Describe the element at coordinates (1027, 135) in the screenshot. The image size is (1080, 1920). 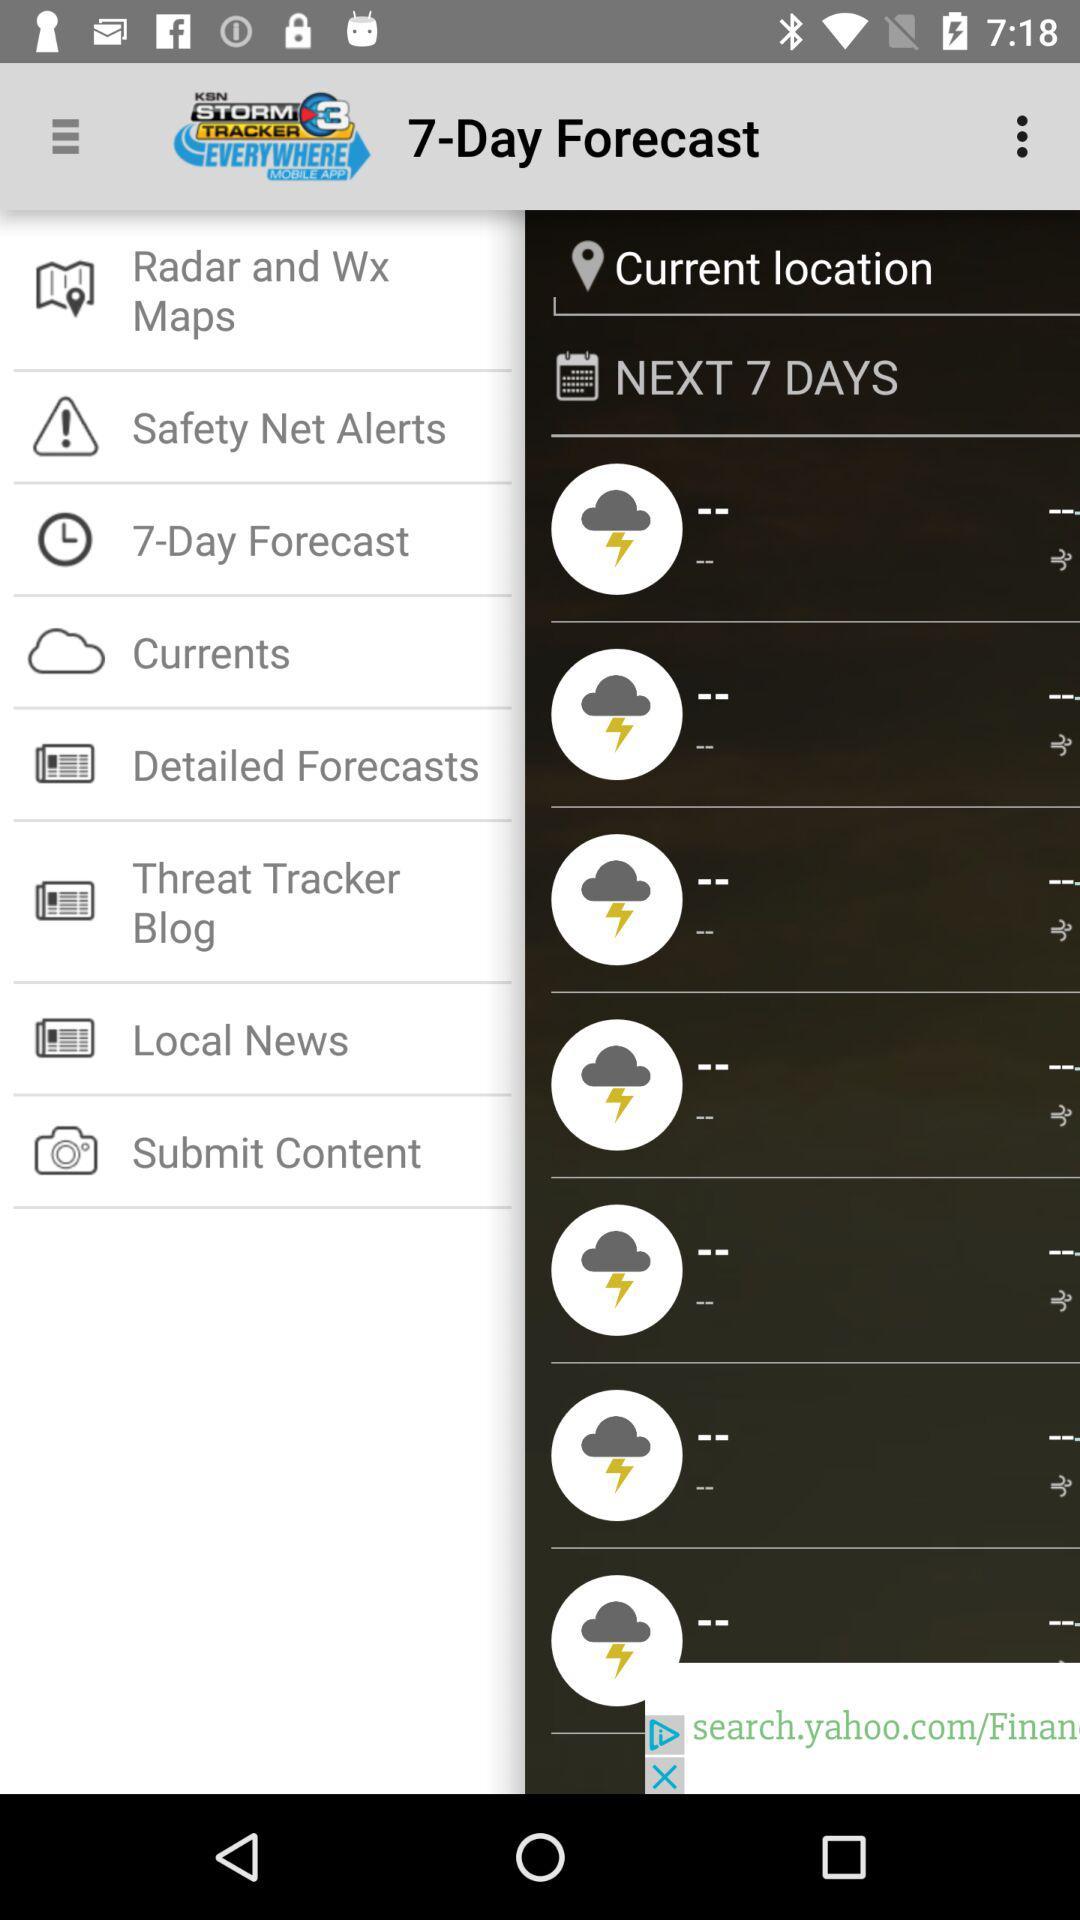
I see `the item next to 7-day forecast icon` at that location.